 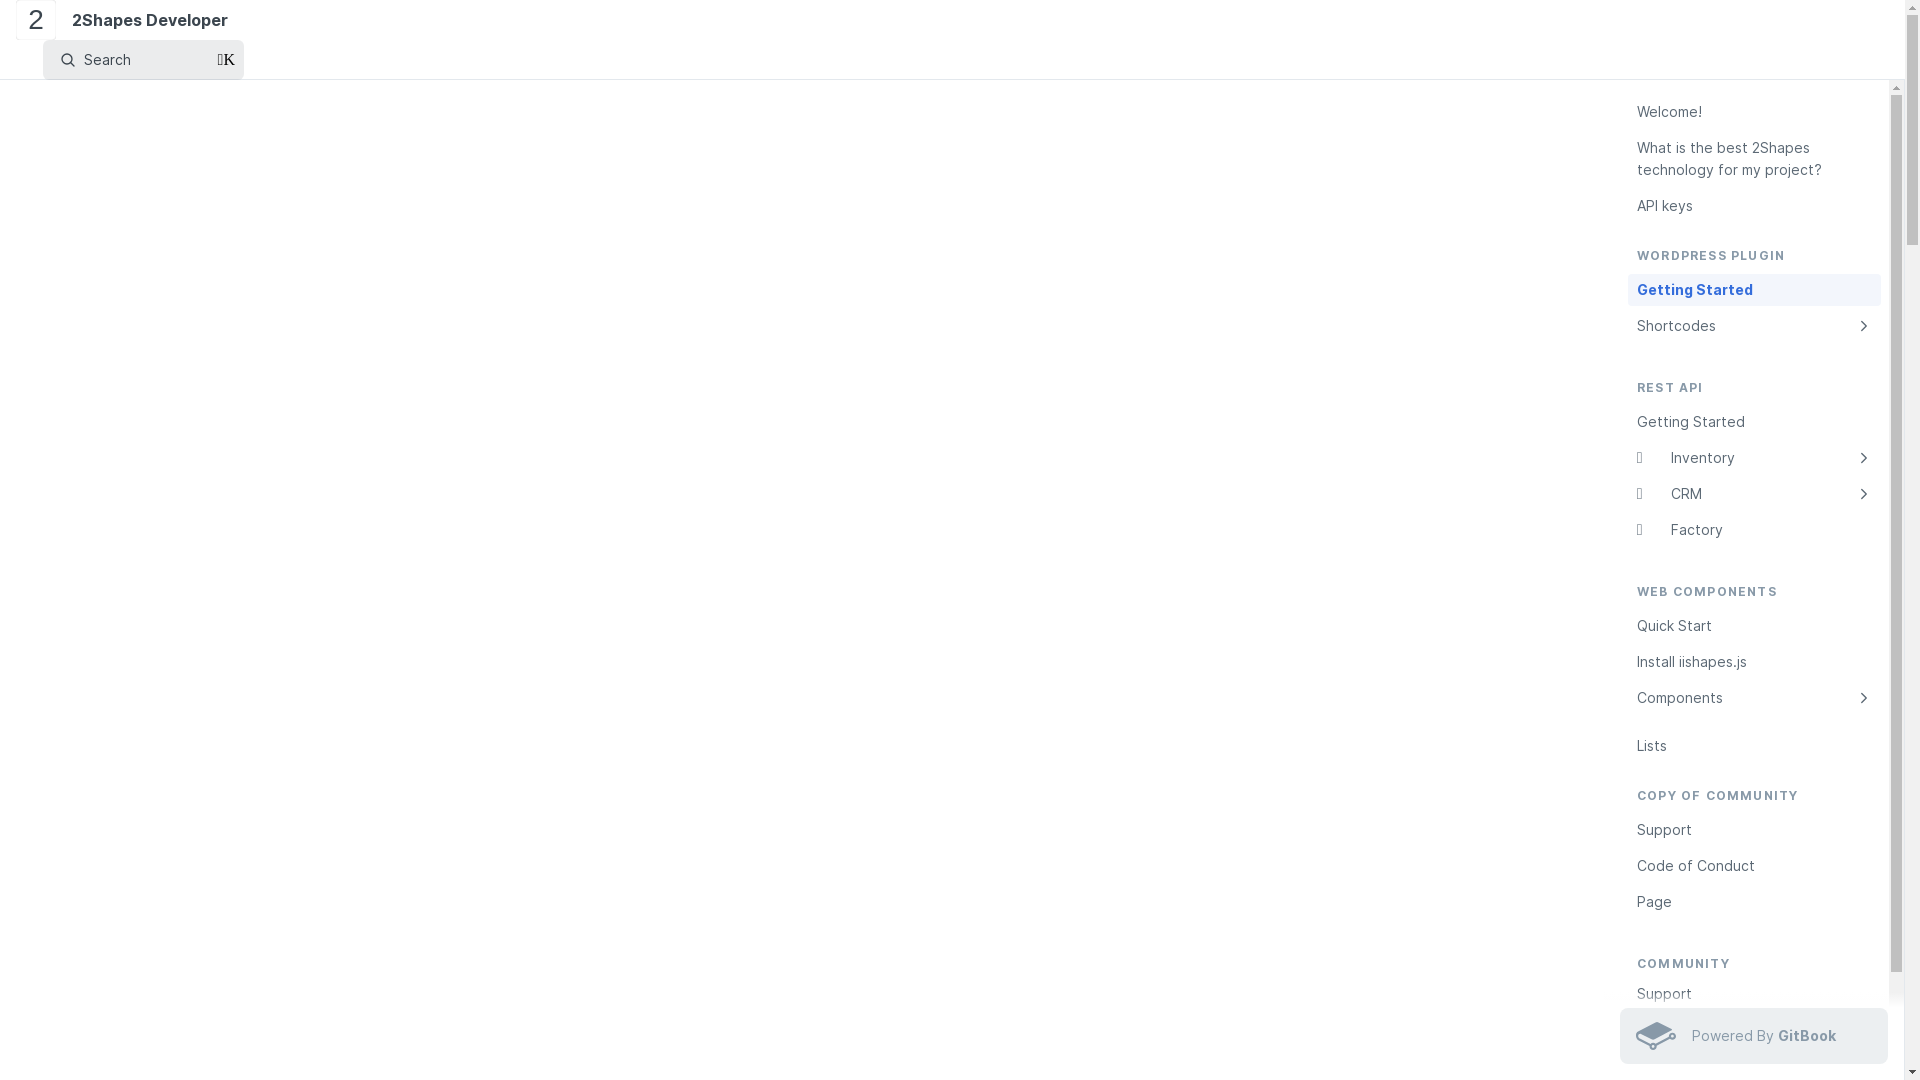 What do you see at coordinates (1753, 1029) in the screenshot?
I see `'Code of Conduct'` at bounding box center [1753, 1029].